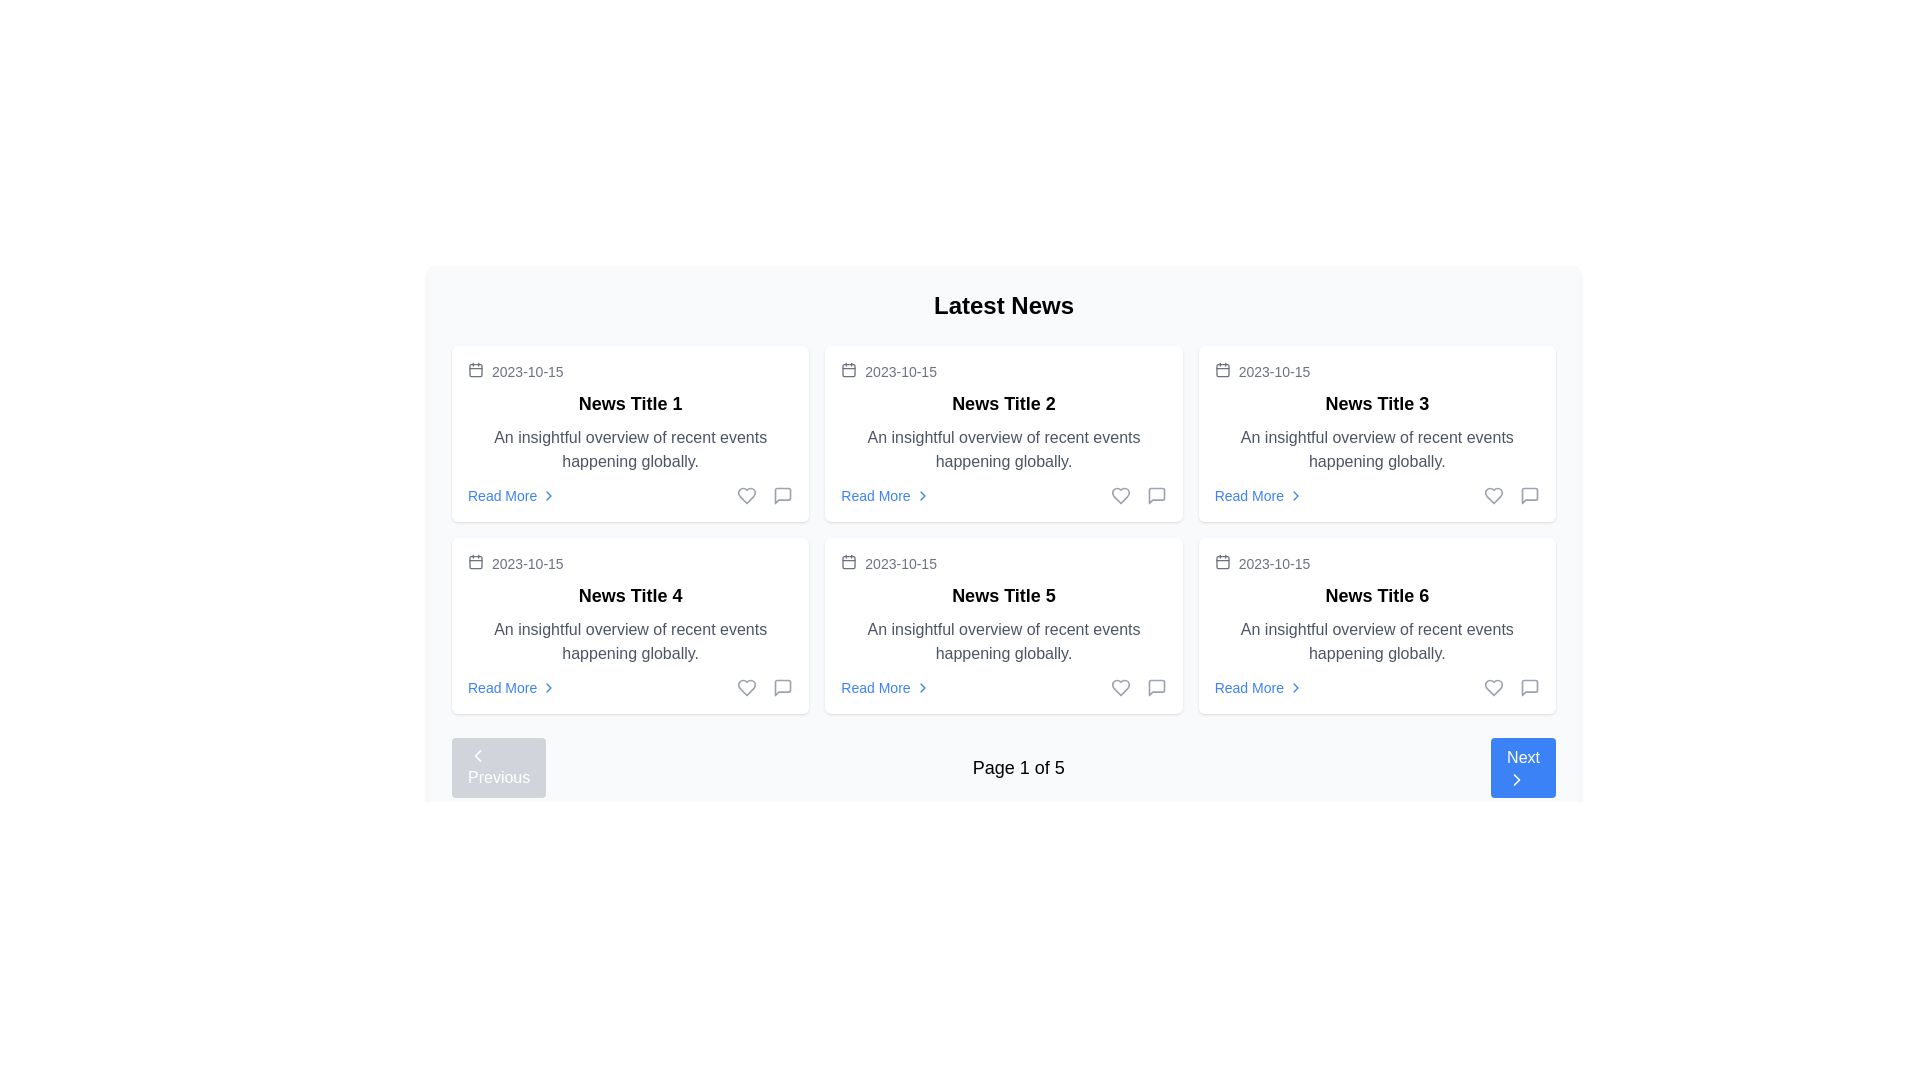 The width and height of the screenshot is (1920, 1080). What do you see at coordinates (512, 495) in the screenshot?
I see `the blue-colored, underlined text link labeled 'Read More' with a chevron-right icon next to it, located at the bottom of the 'News Title 1' box` at bounding box center [512, 495].